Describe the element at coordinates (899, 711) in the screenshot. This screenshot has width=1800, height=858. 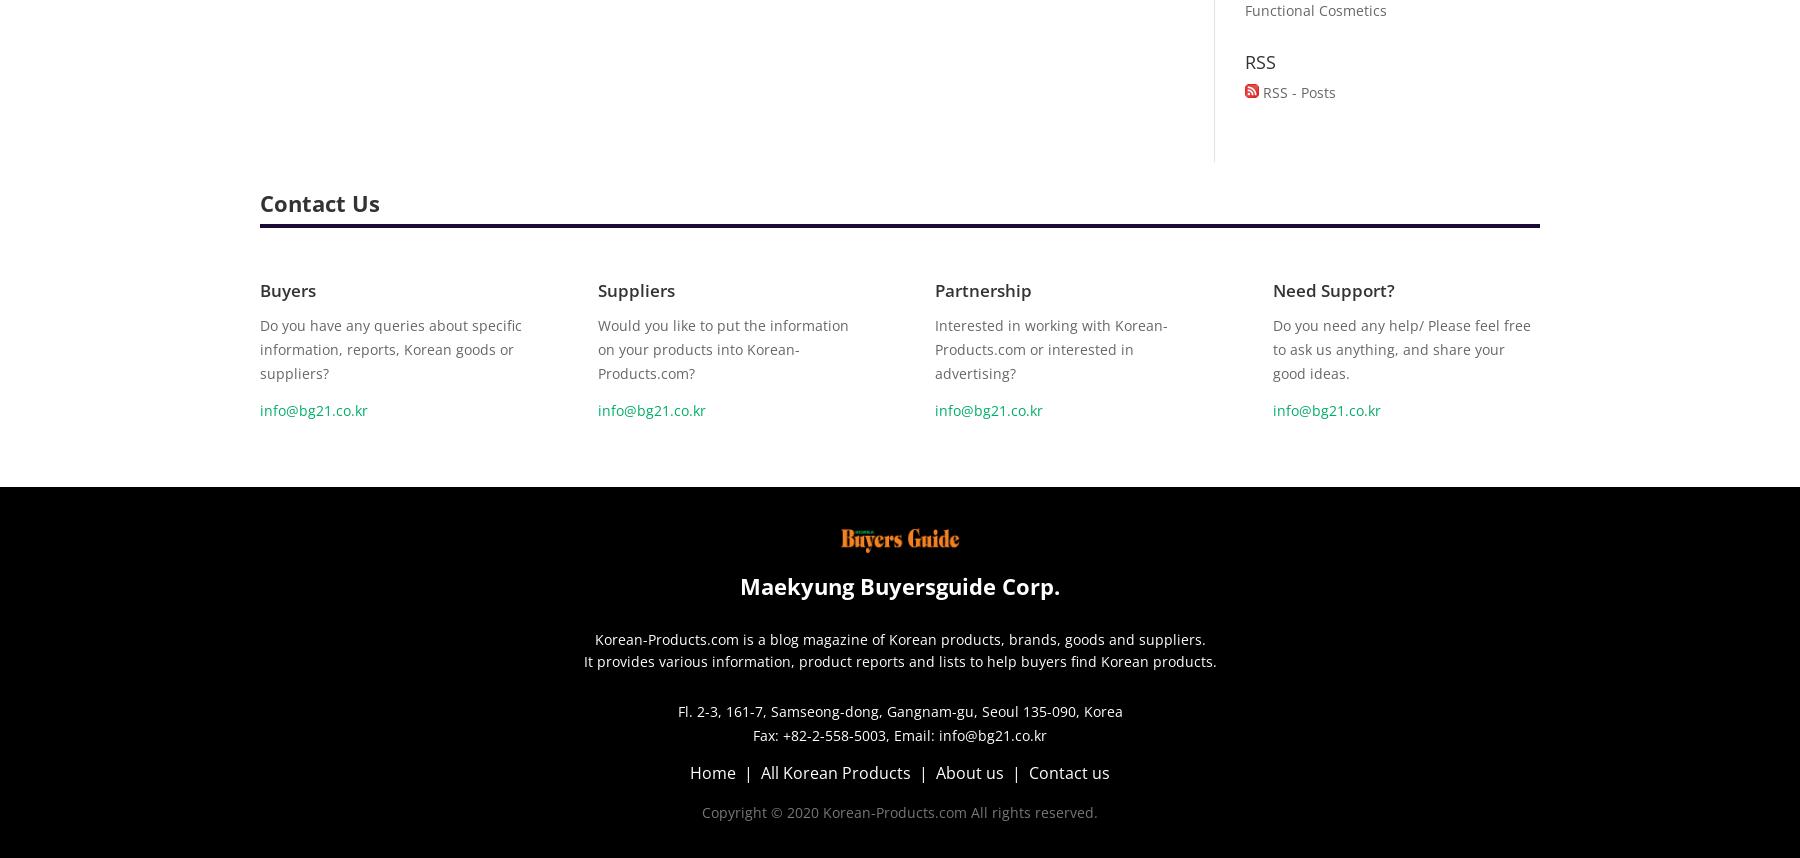
I see `'Fl. 2-3, 161-7, Samseong-dong, Gangnam-gu, Seoul 135-090, Korea'` at that location.